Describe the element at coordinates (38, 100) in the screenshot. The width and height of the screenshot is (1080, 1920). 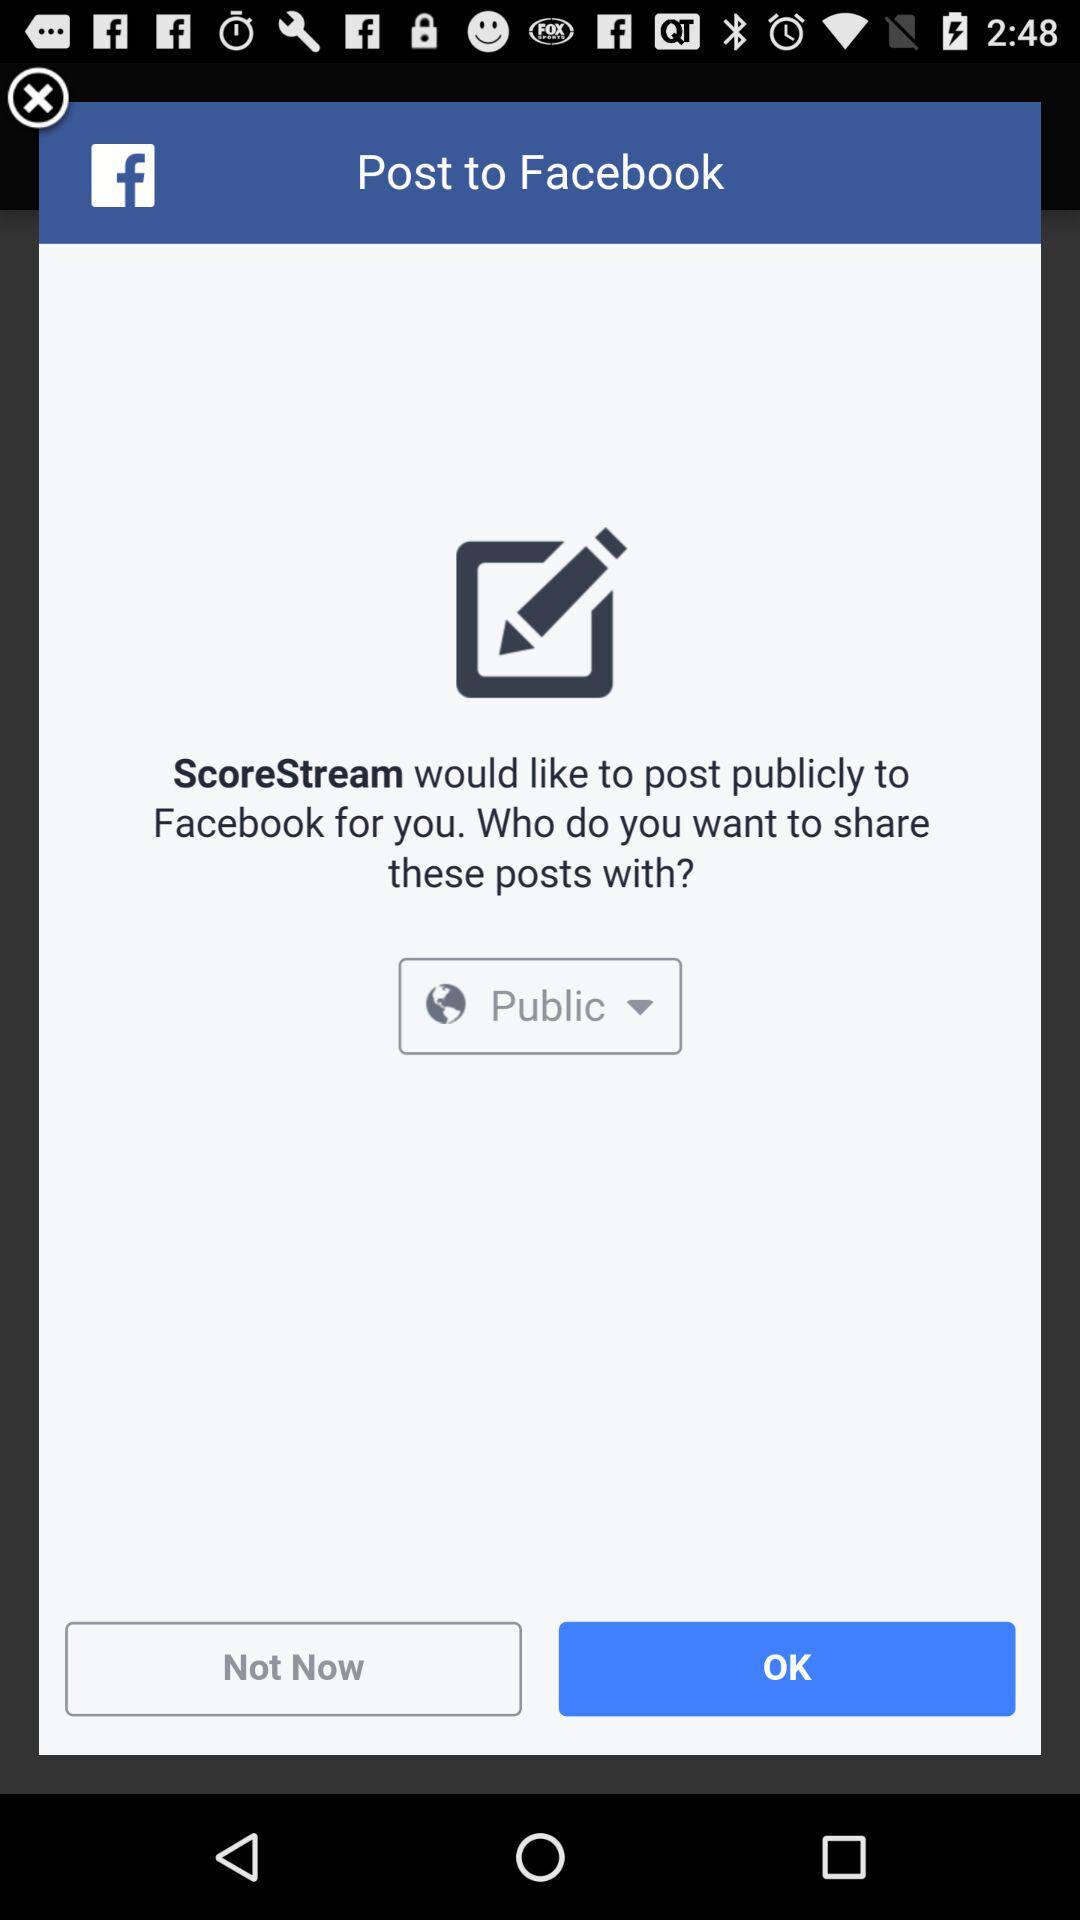
I see `the page` at that location.